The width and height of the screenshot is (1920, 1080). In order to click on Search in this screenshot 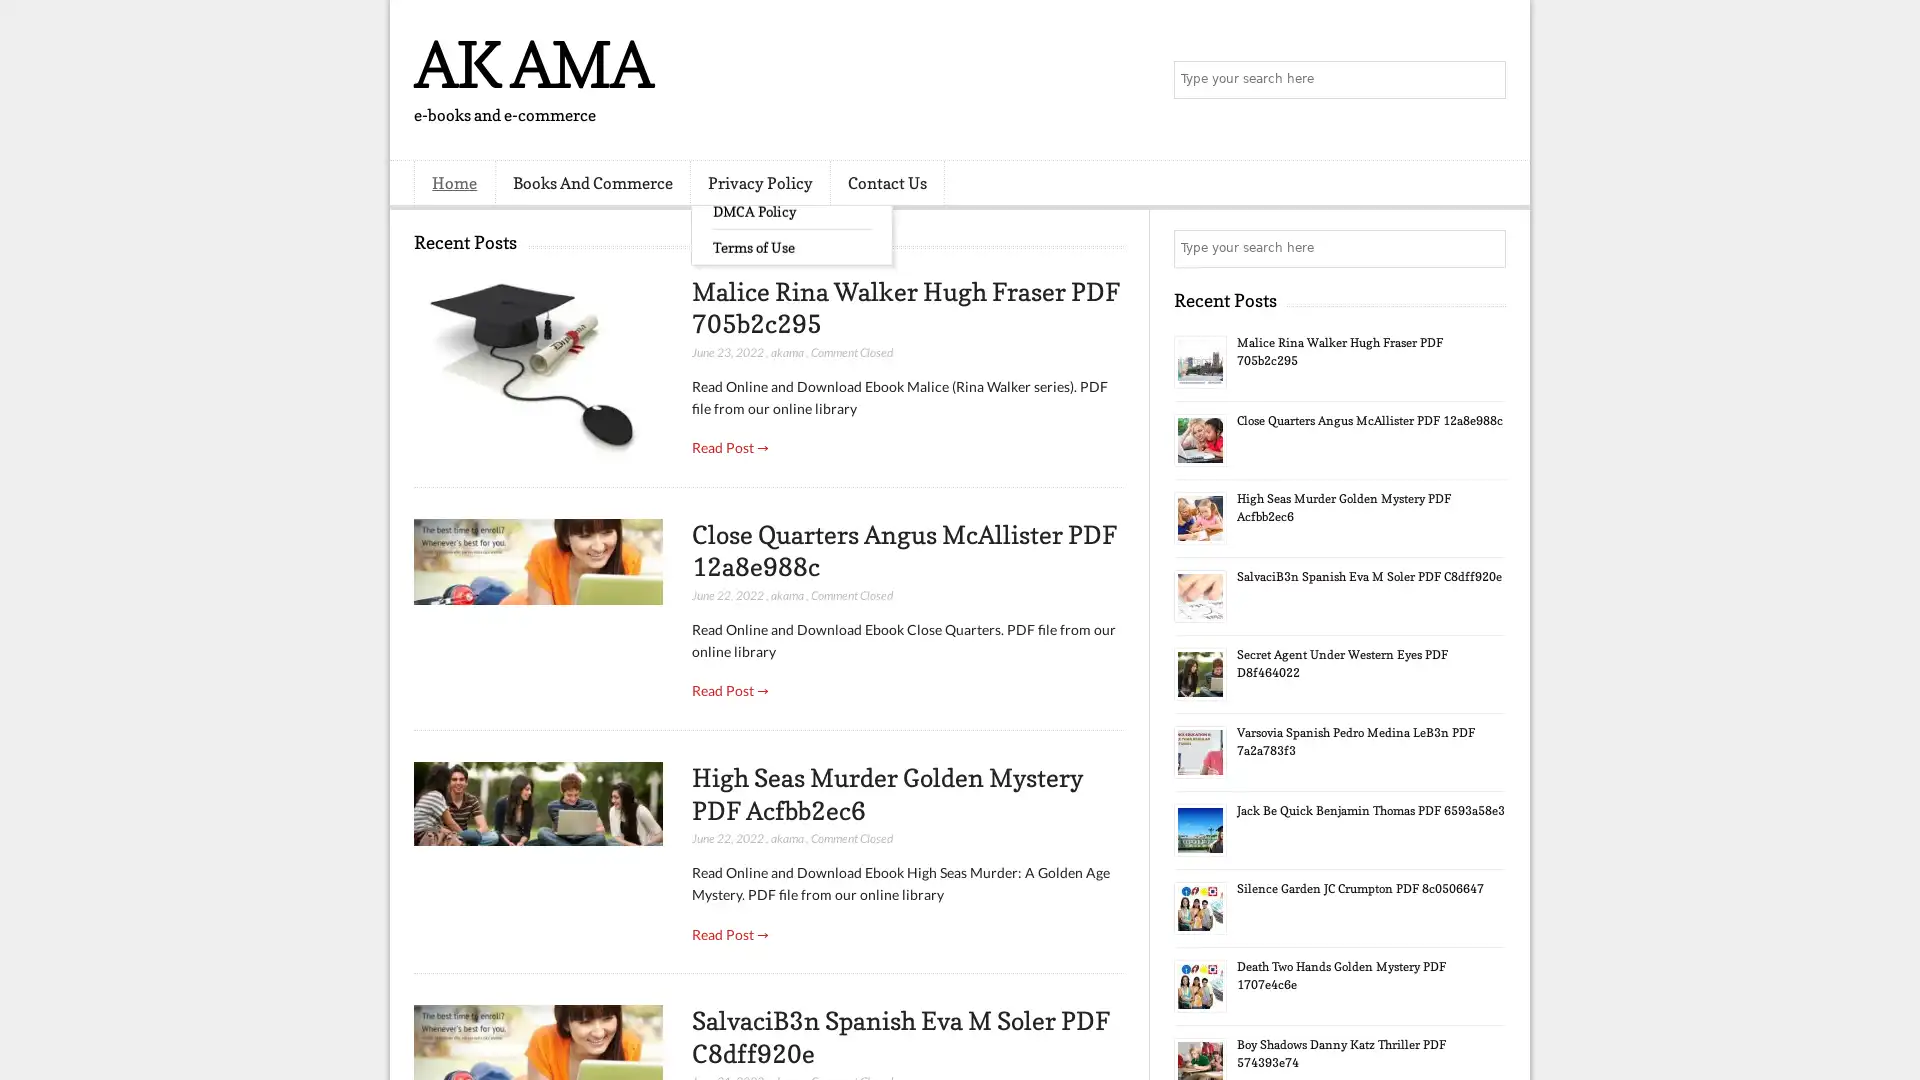, I will do `click(1485, 248)`.